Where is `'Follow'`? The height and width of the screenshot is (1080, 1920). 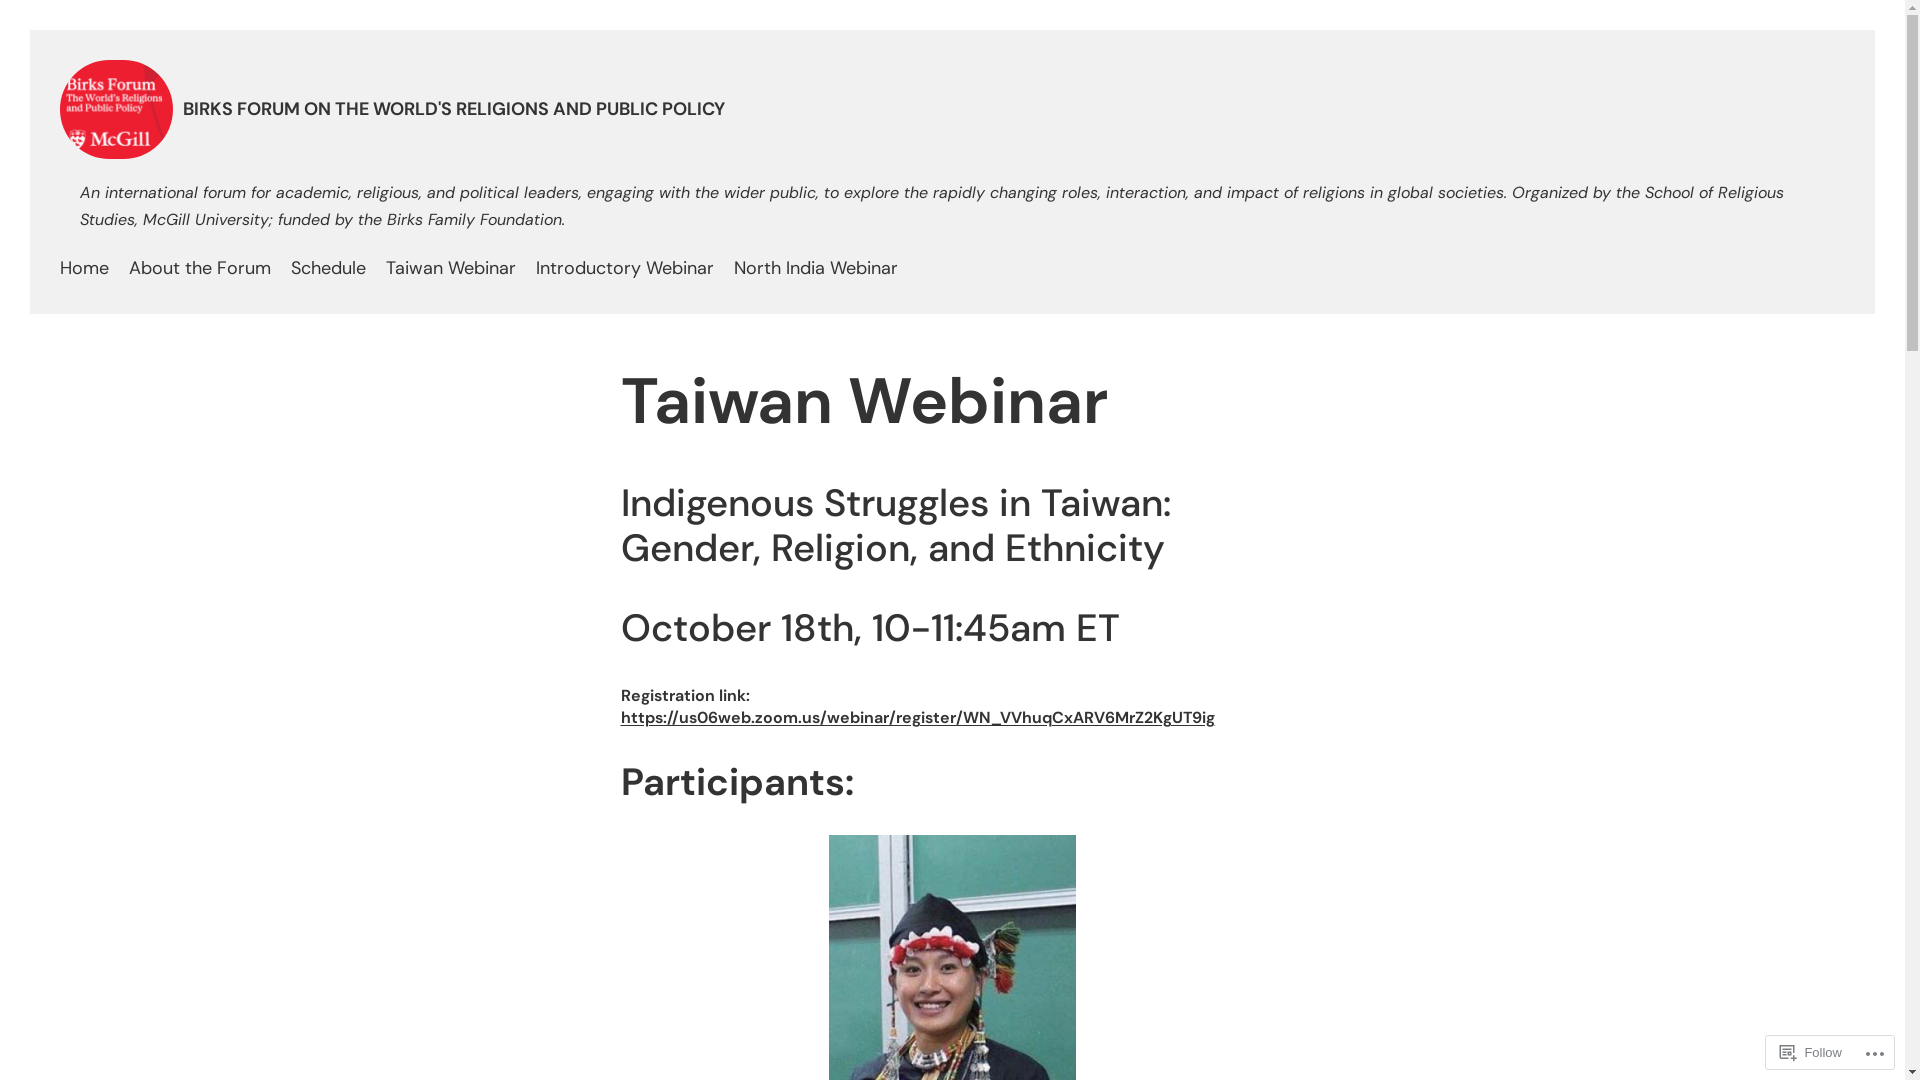
'Follow' is located at coordinates (1771, 1051).